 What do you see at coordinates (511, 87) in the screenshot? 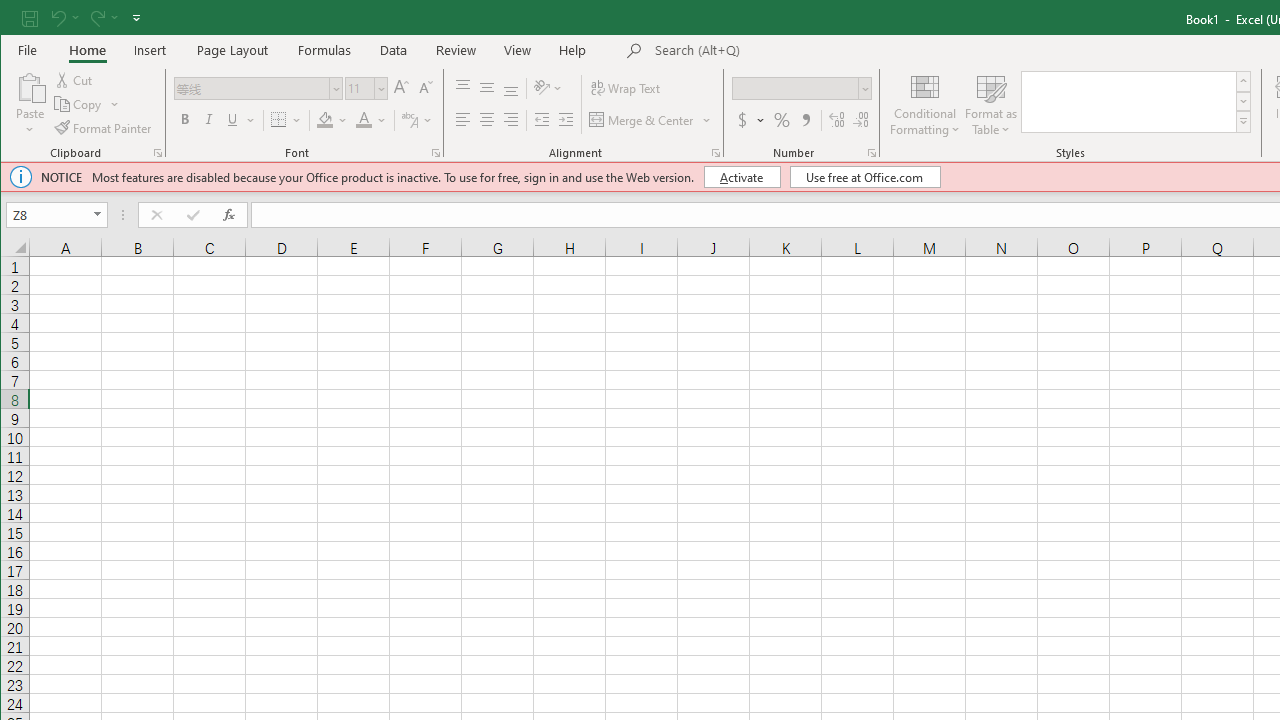
I see `'Bottom Align'` at bounding box center [511, 87].